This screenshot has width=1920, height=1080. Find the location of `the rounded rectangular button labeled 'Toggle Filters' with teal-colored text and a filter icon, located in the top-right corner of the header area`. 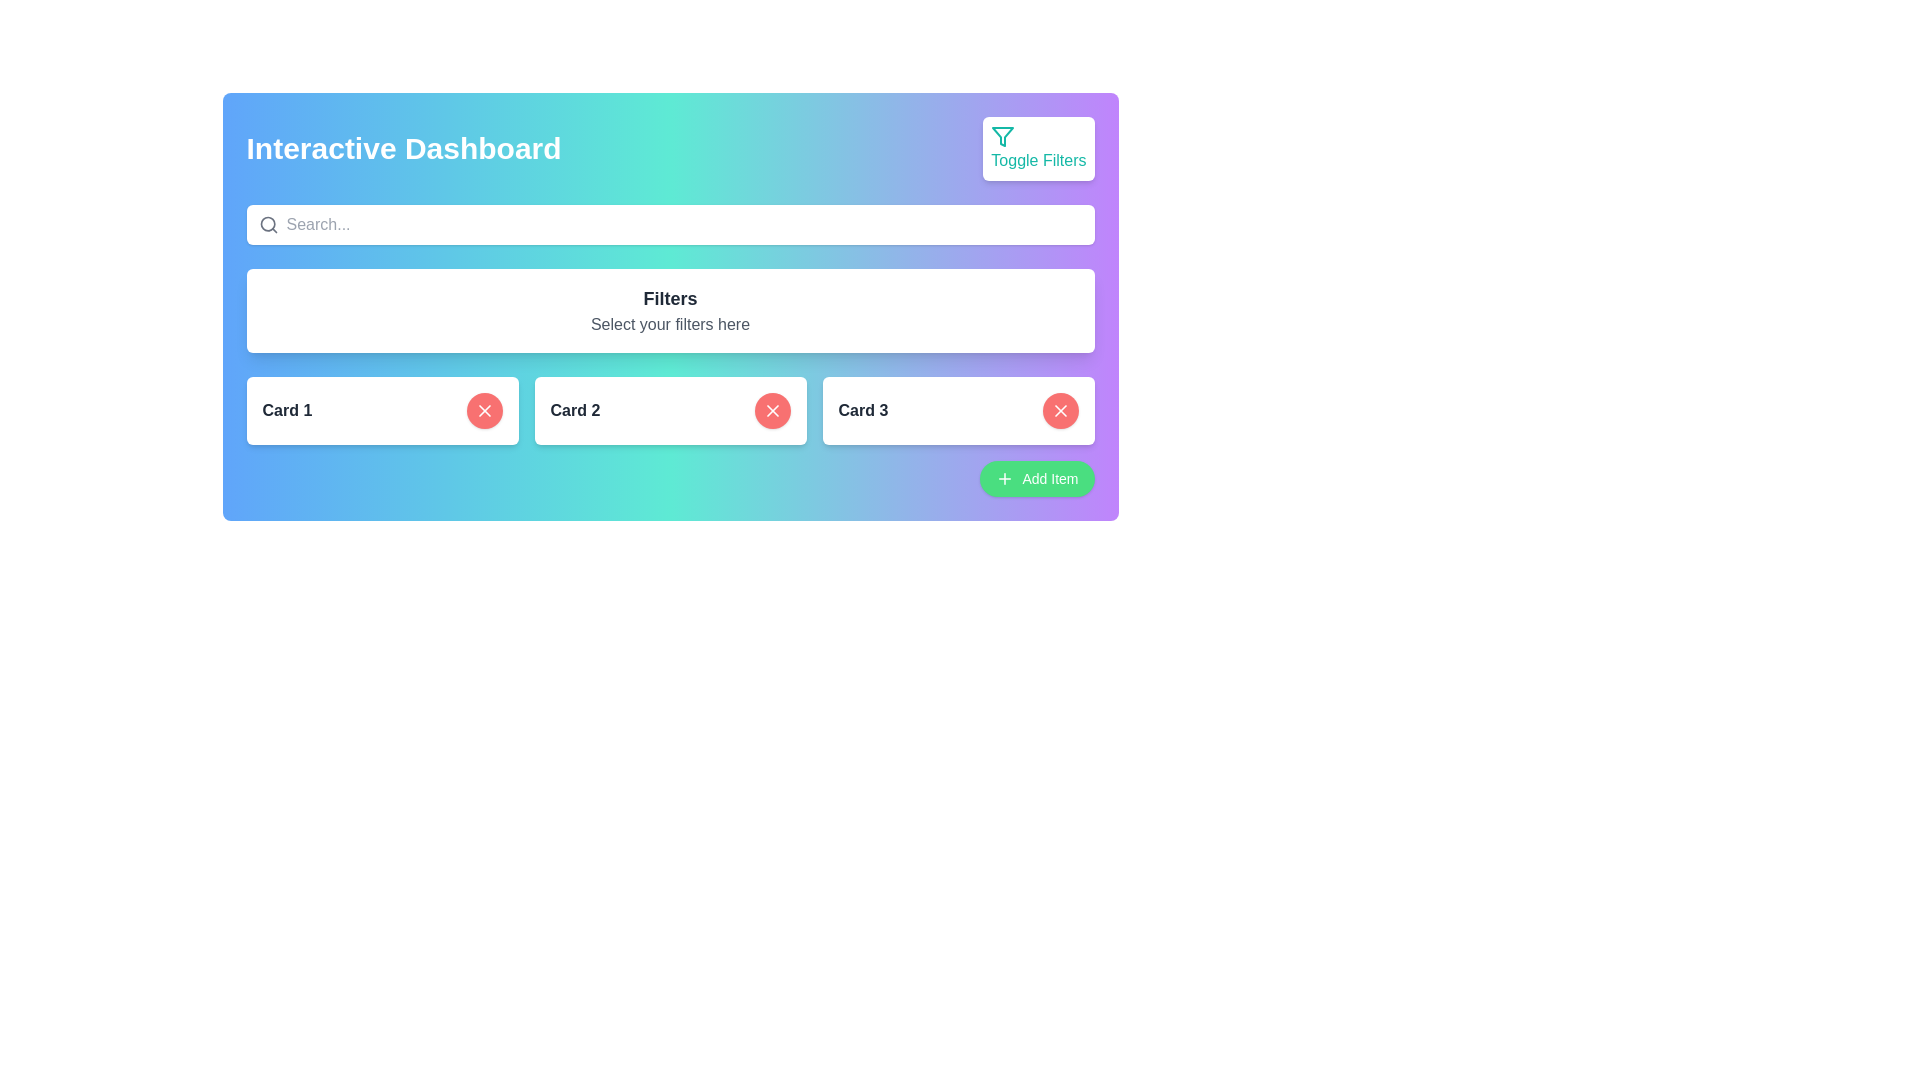

the rounded rectangular button labeled 'Toggle Filters' with teal-colored text and a filter icon, located in the top-right corner of the header area is located at coordinates (1038, 148).